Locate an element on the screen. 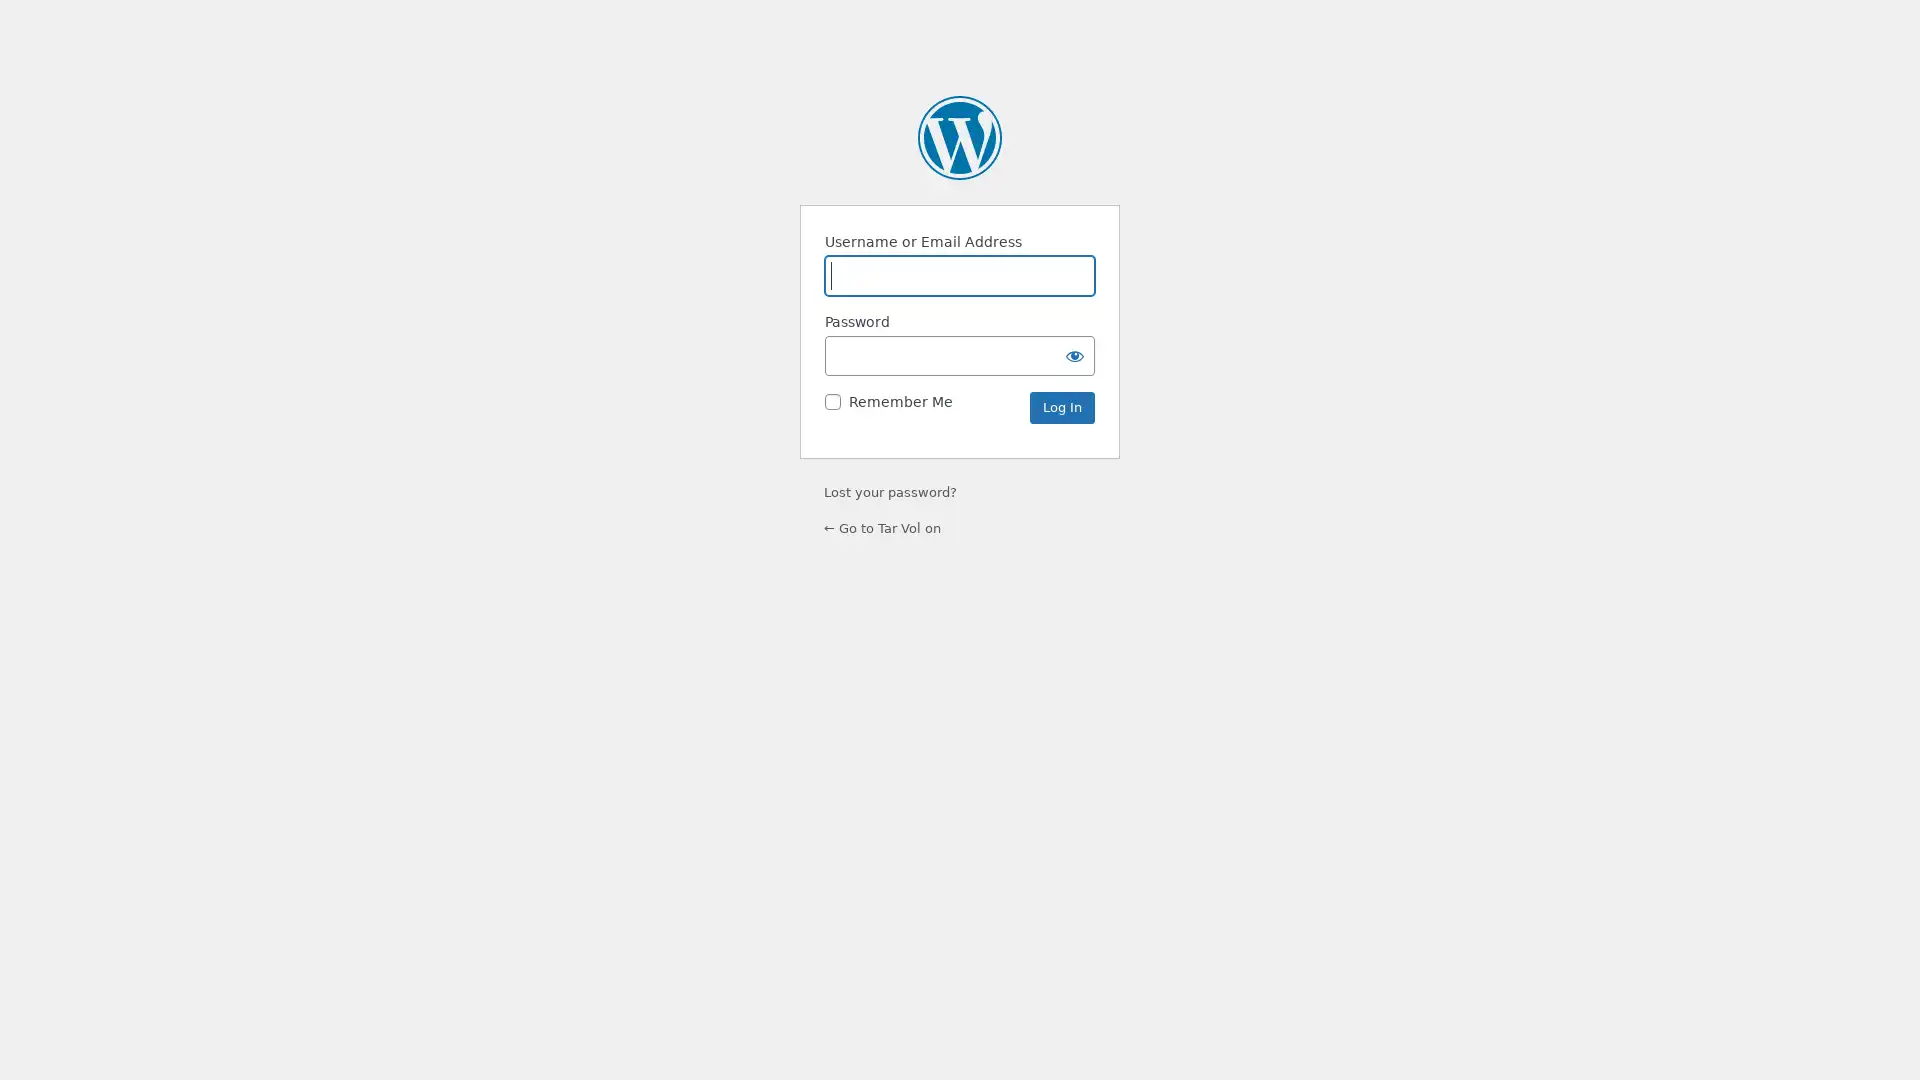 Image resolution: width=1920 pixels, height=1080 pixels. Log In is located at coordinates (1061, 407).